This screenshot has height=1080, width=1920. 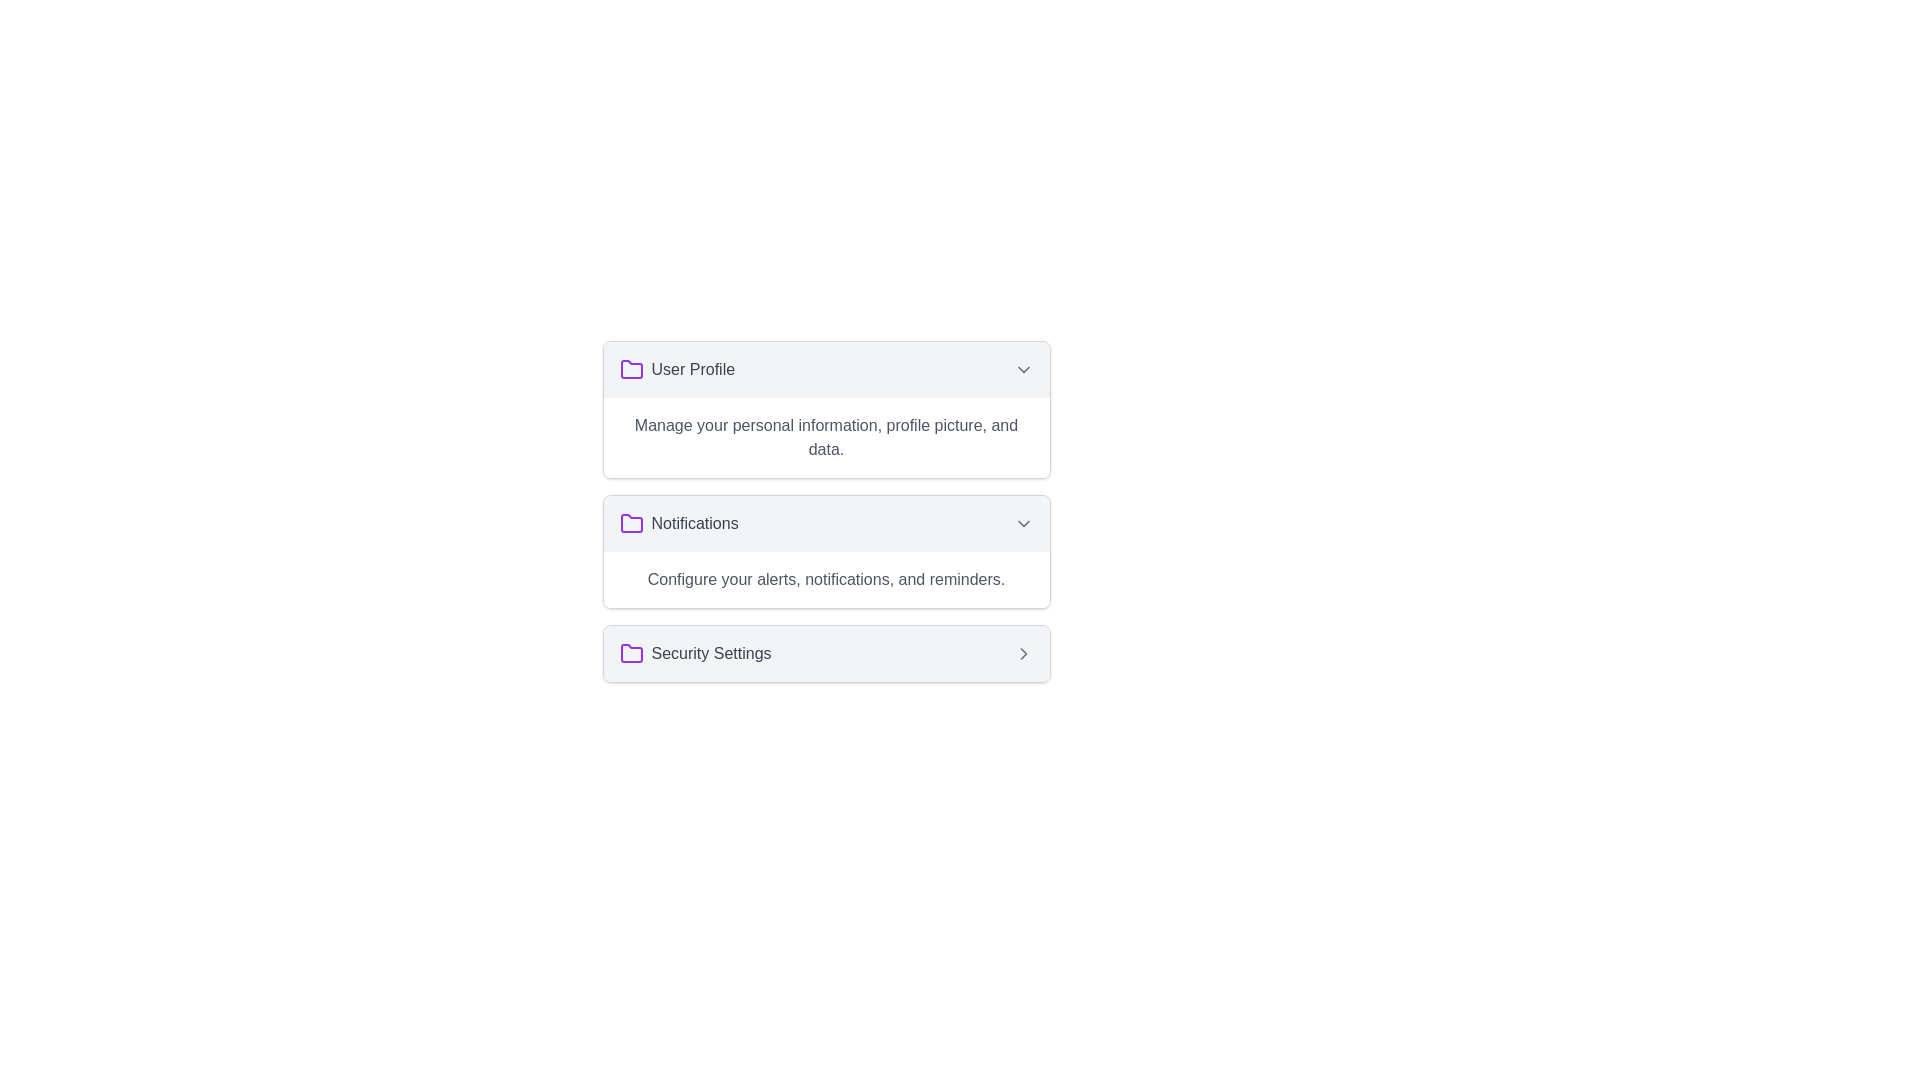 What do you see at coordinates (1023, 654) in the screenshot?
I see `the rightward-pointing chevron icon in the far-right corner of the 'Security Settings' section` at bounding box center [1023, 654].